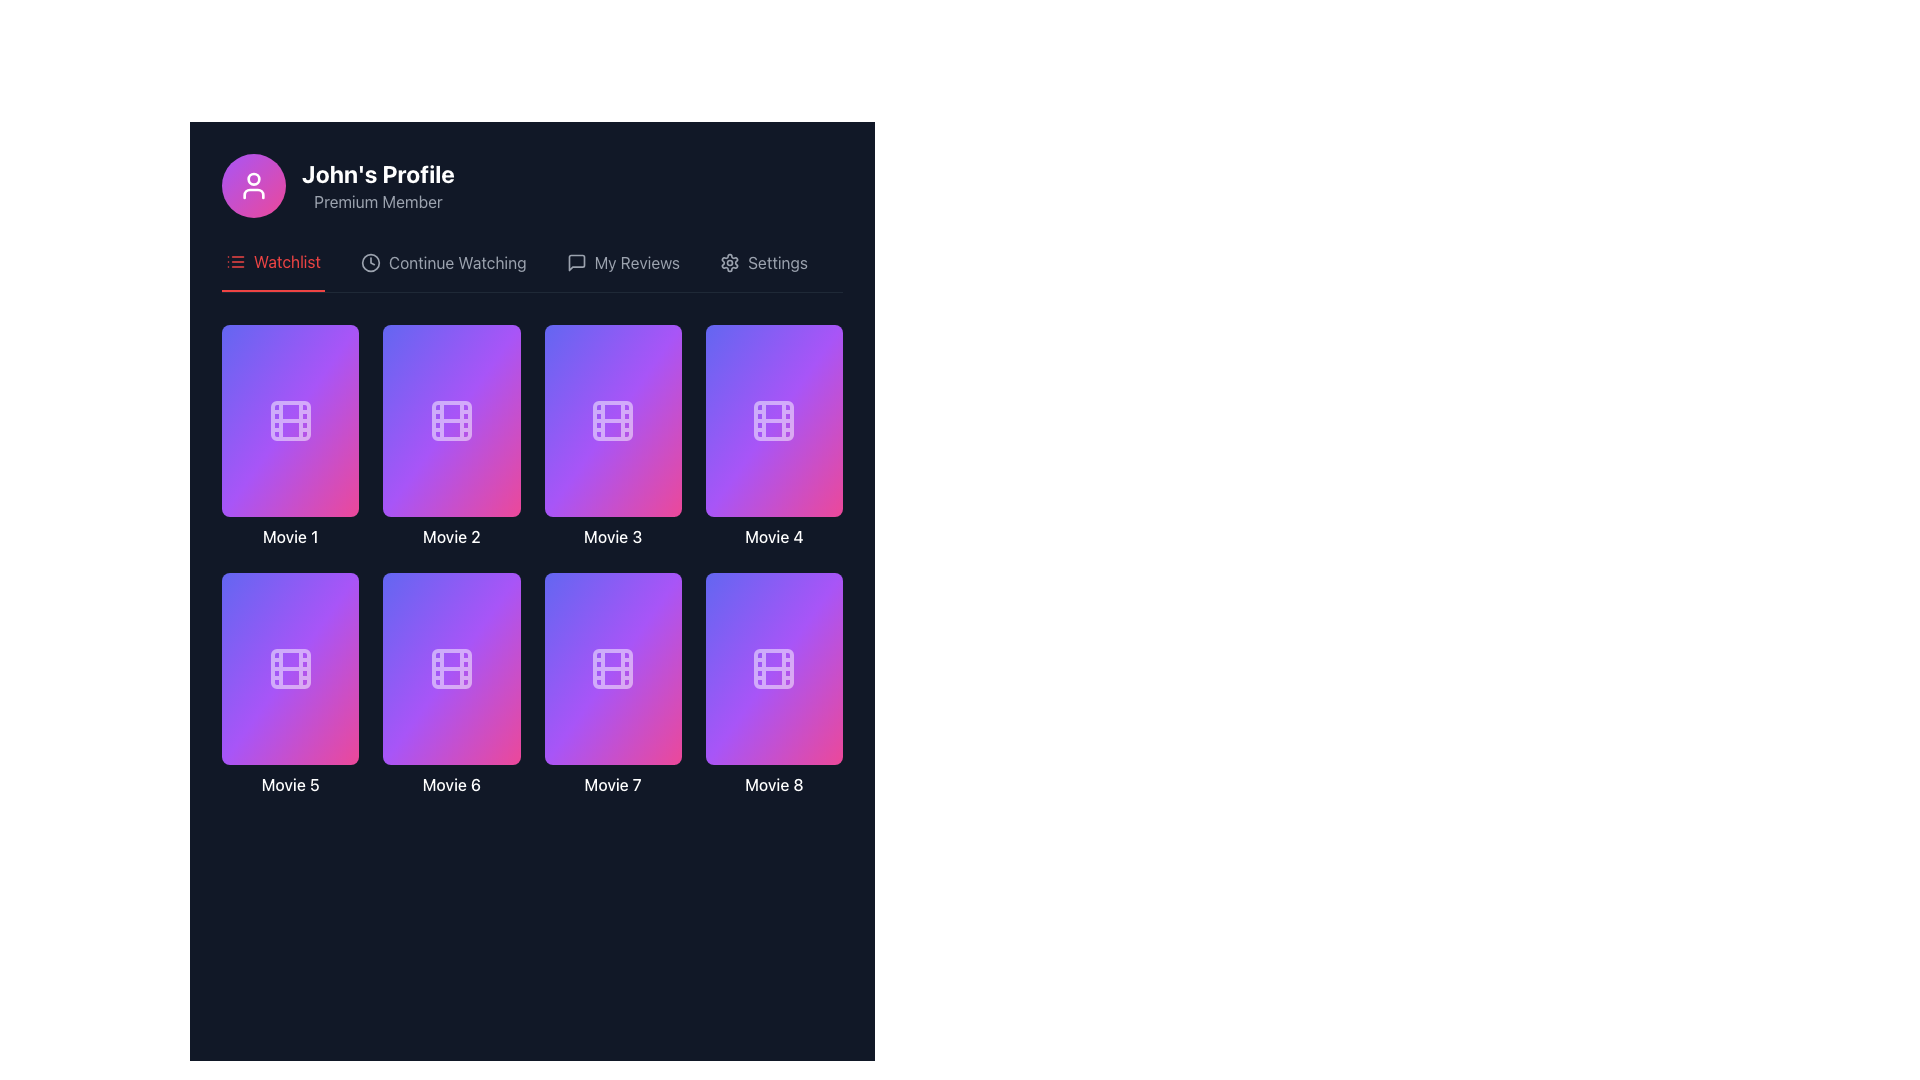 Image resolution: width=1920 pixels, height=1080 pixels. Describe the element at coordinates (612, 659) in the screenshot. I see `the playback button for 'Movie 7'` at that location.